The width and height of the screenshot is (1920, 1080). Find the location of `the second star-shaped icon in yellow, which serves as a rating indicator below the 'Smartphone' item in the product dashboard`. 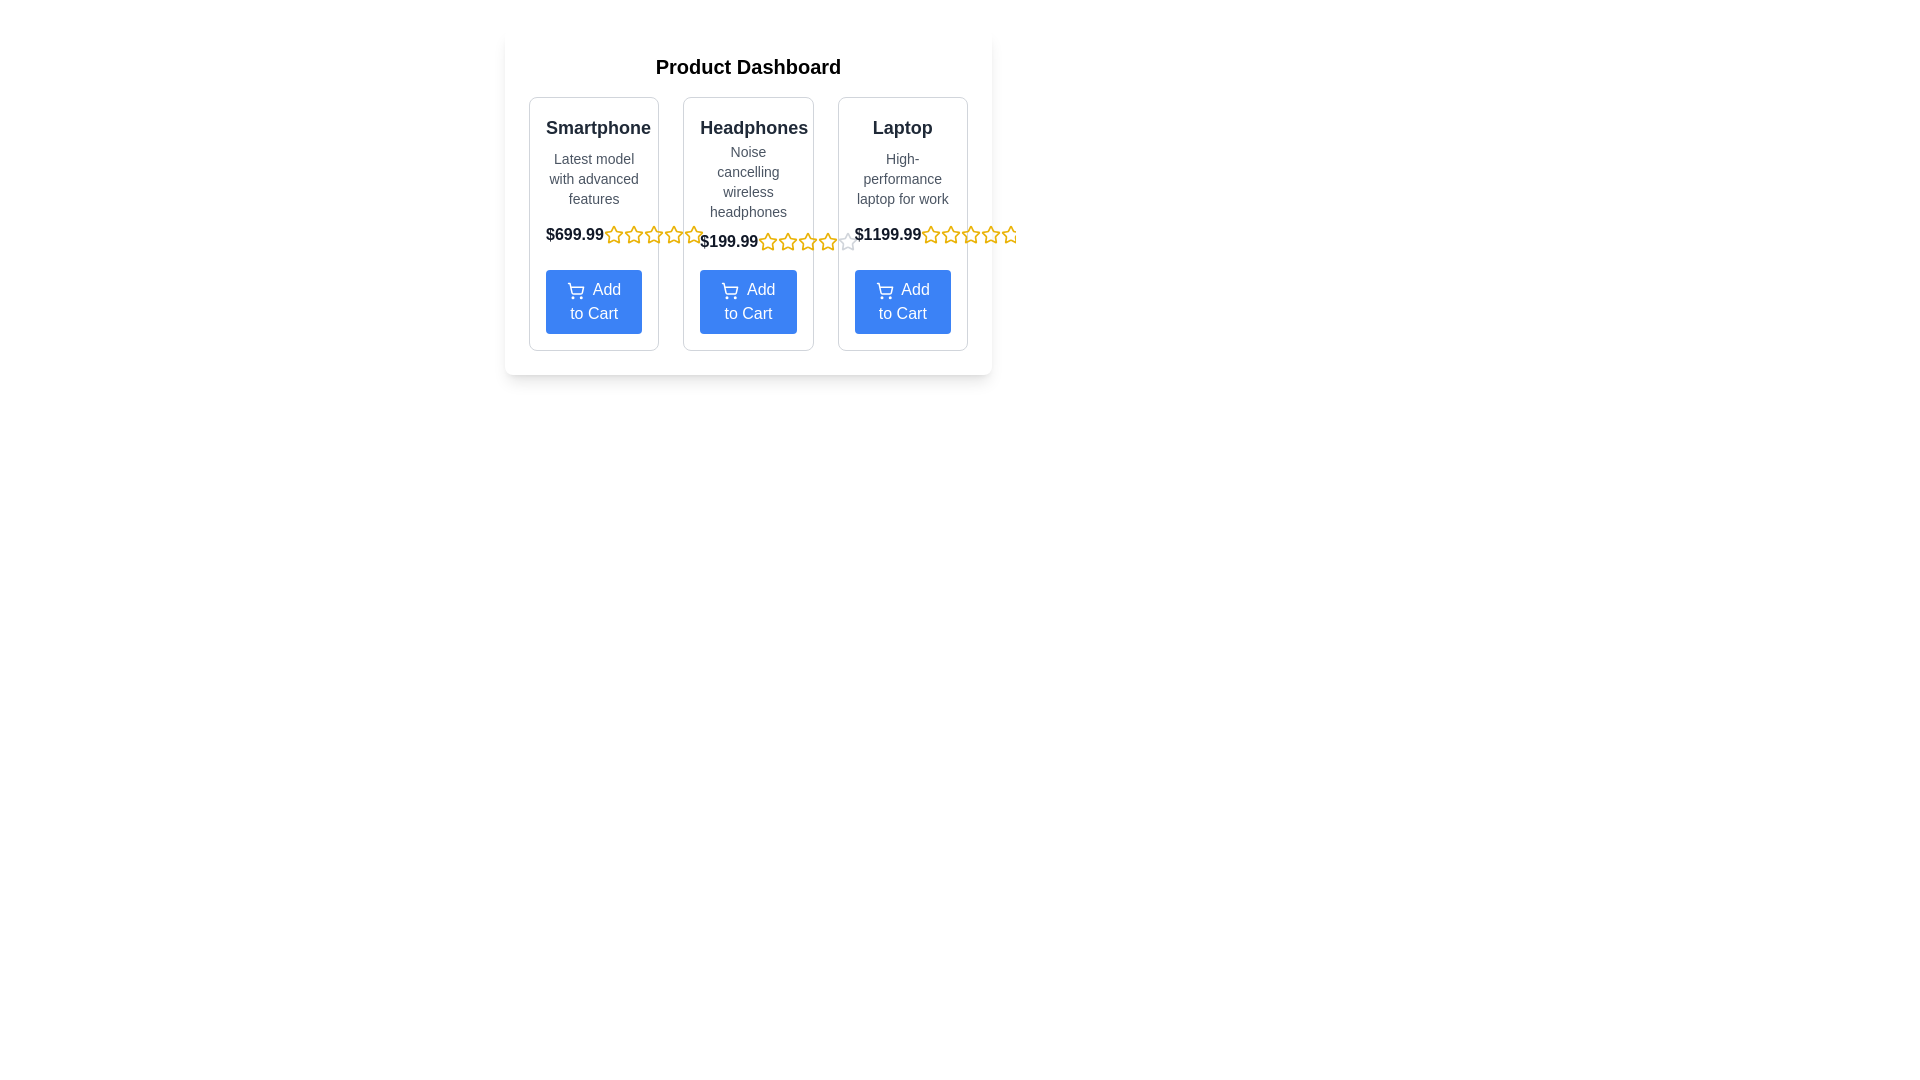

the second star-shaped icon in yellow, which serves as a rating indicator below the 'Smartphone' item in the product dashboard is located at coordinates (632, 233).